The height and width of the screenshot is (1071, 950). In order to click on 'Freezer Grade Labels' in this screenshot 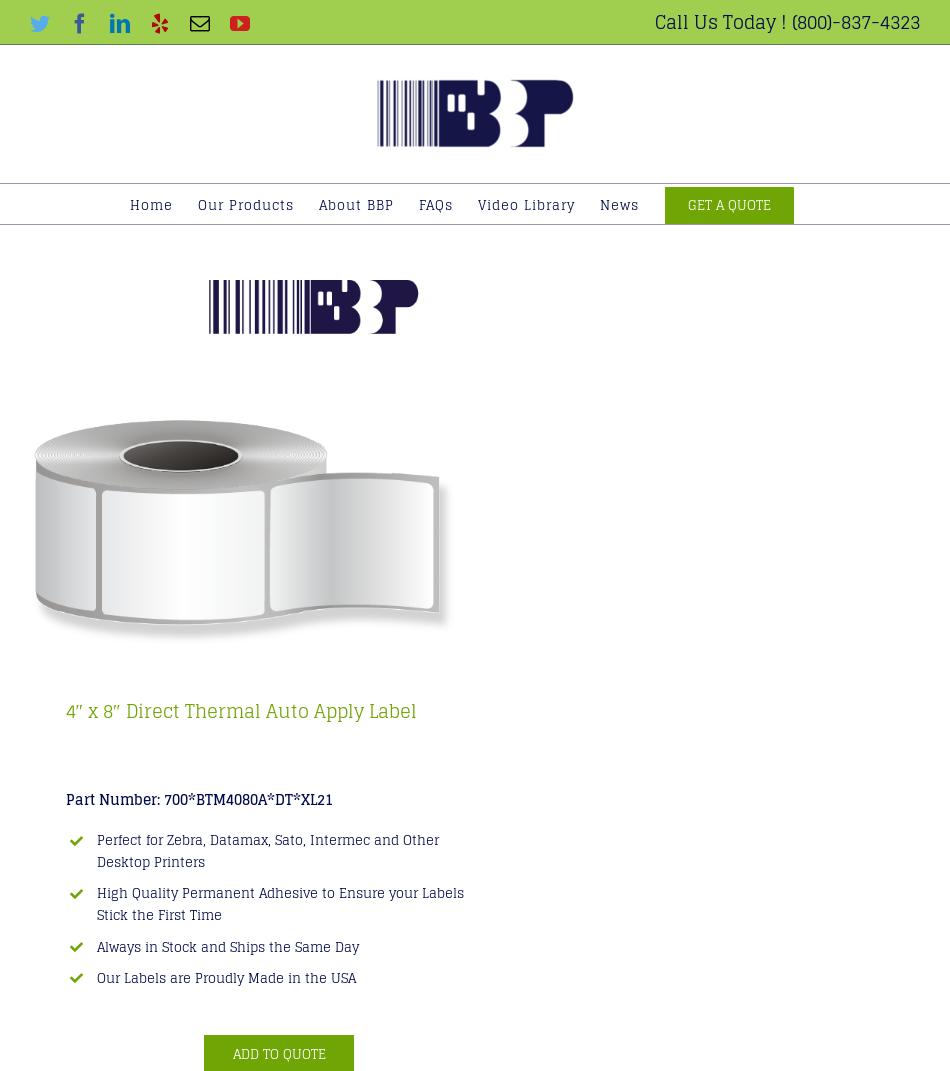, I will do `click(284, 380)`.